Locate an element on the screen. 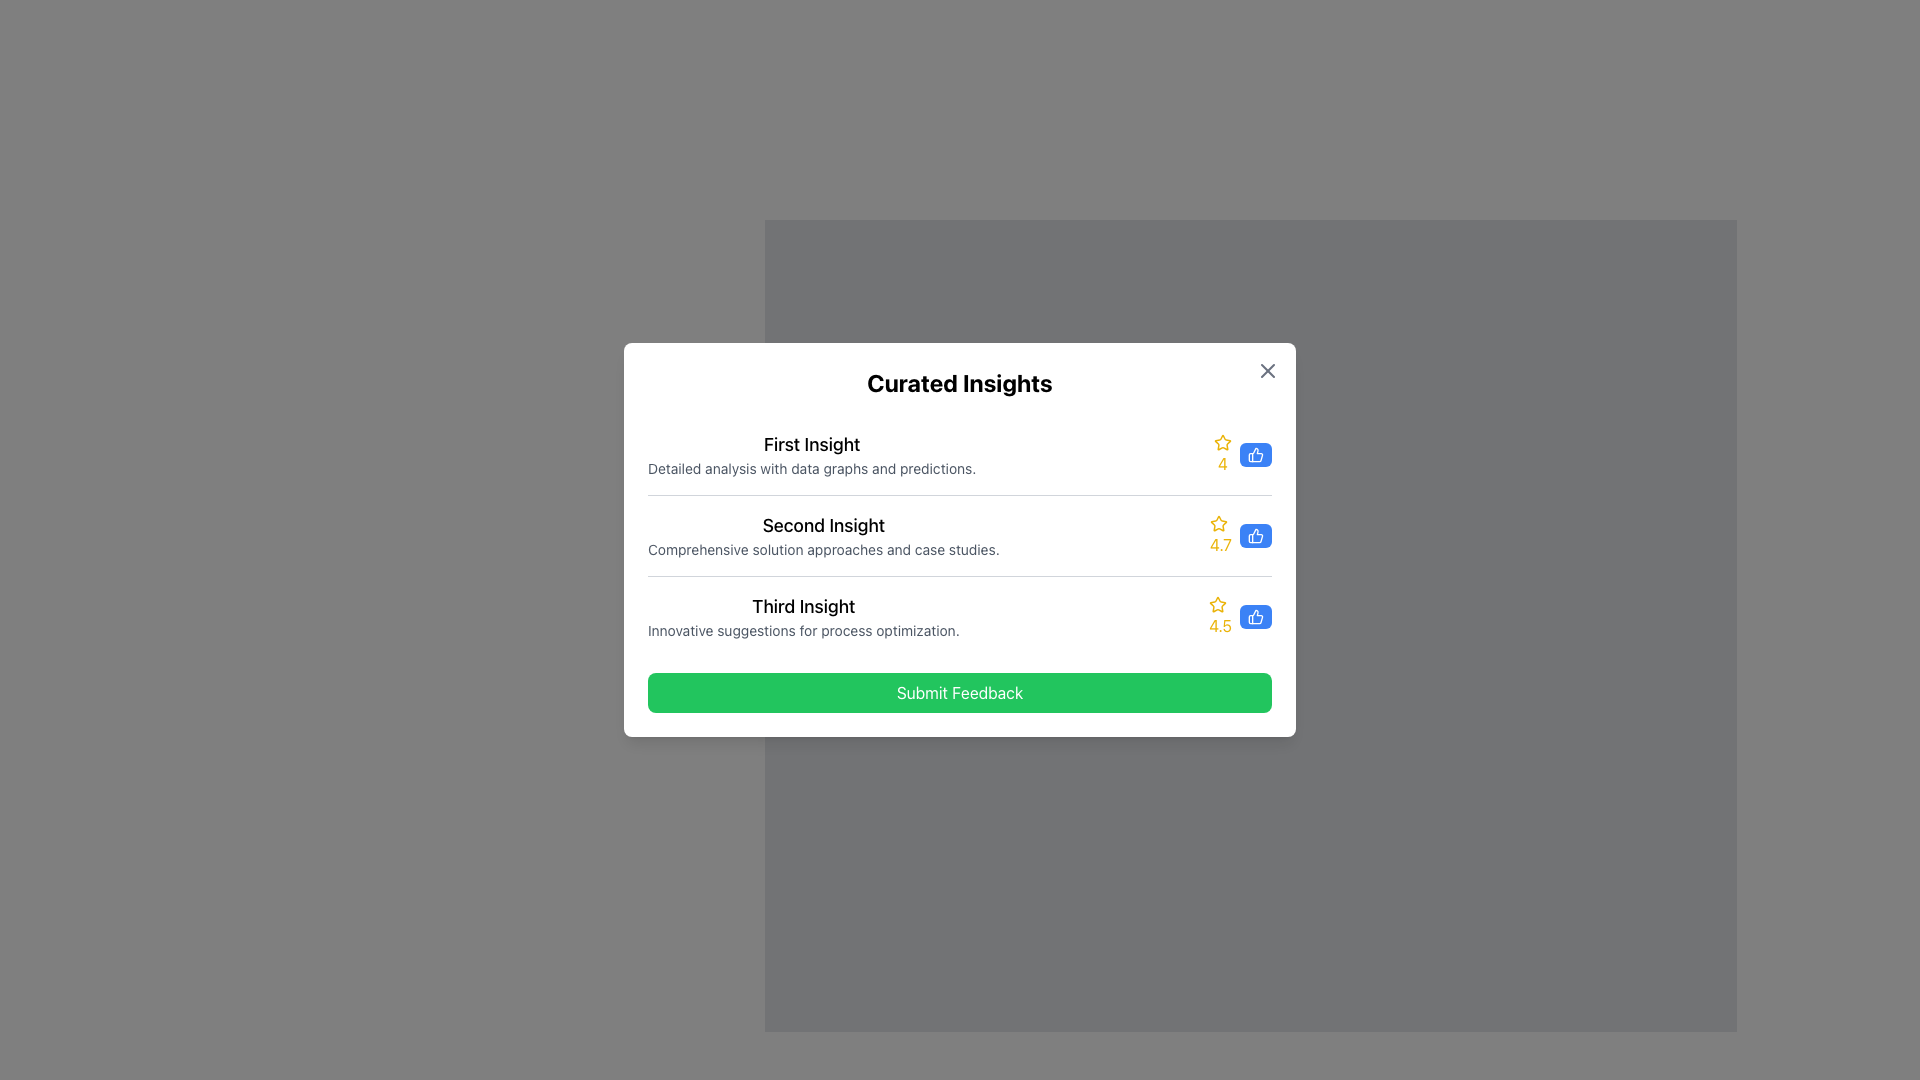  the thumbs-up icon of the Rating and feedback indicator for the 'Third Insight', which displays a rating of '4.5' is located at coordinates (1239, 616).